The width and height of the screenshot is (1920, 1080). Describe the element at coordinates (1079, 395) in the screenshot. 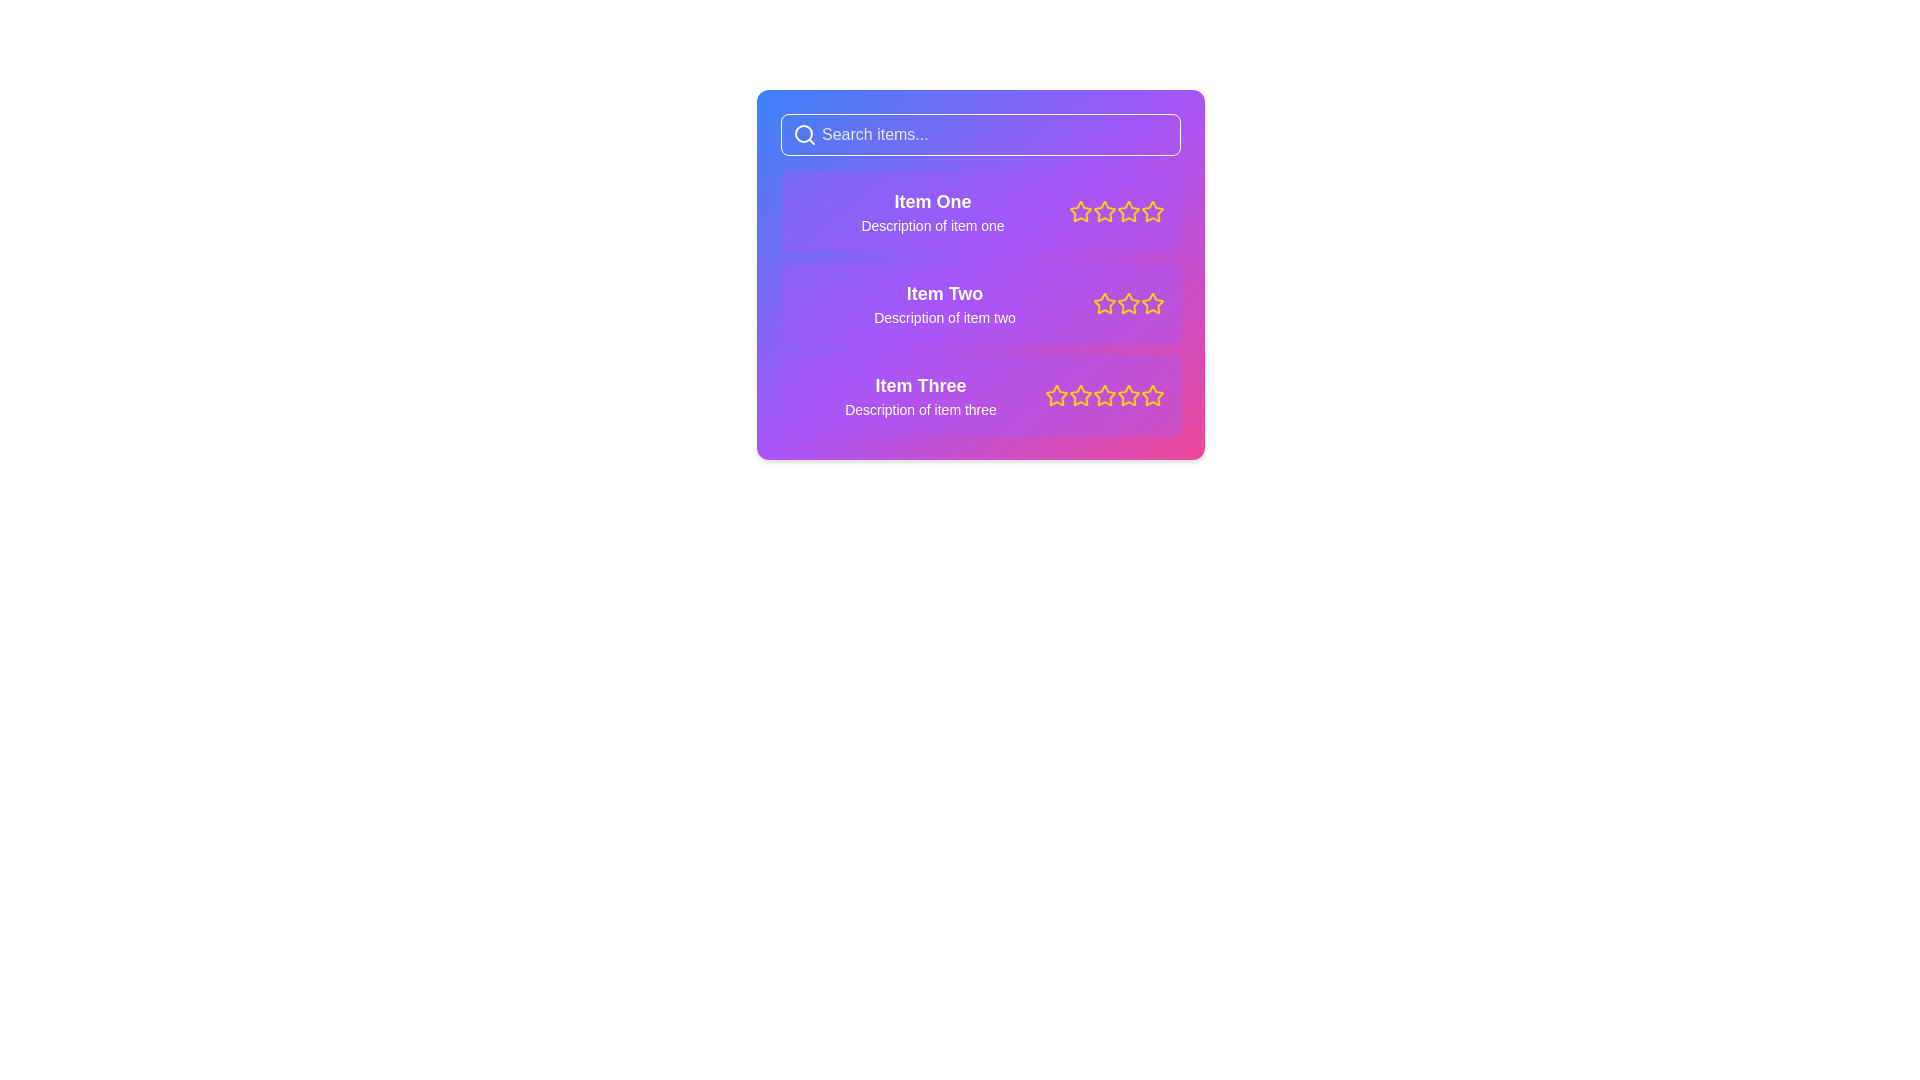

I see `the second star icon in the rating system for 'Item Three', which is located below the search bar and adjacent to the text 'Item Three'` at that location.